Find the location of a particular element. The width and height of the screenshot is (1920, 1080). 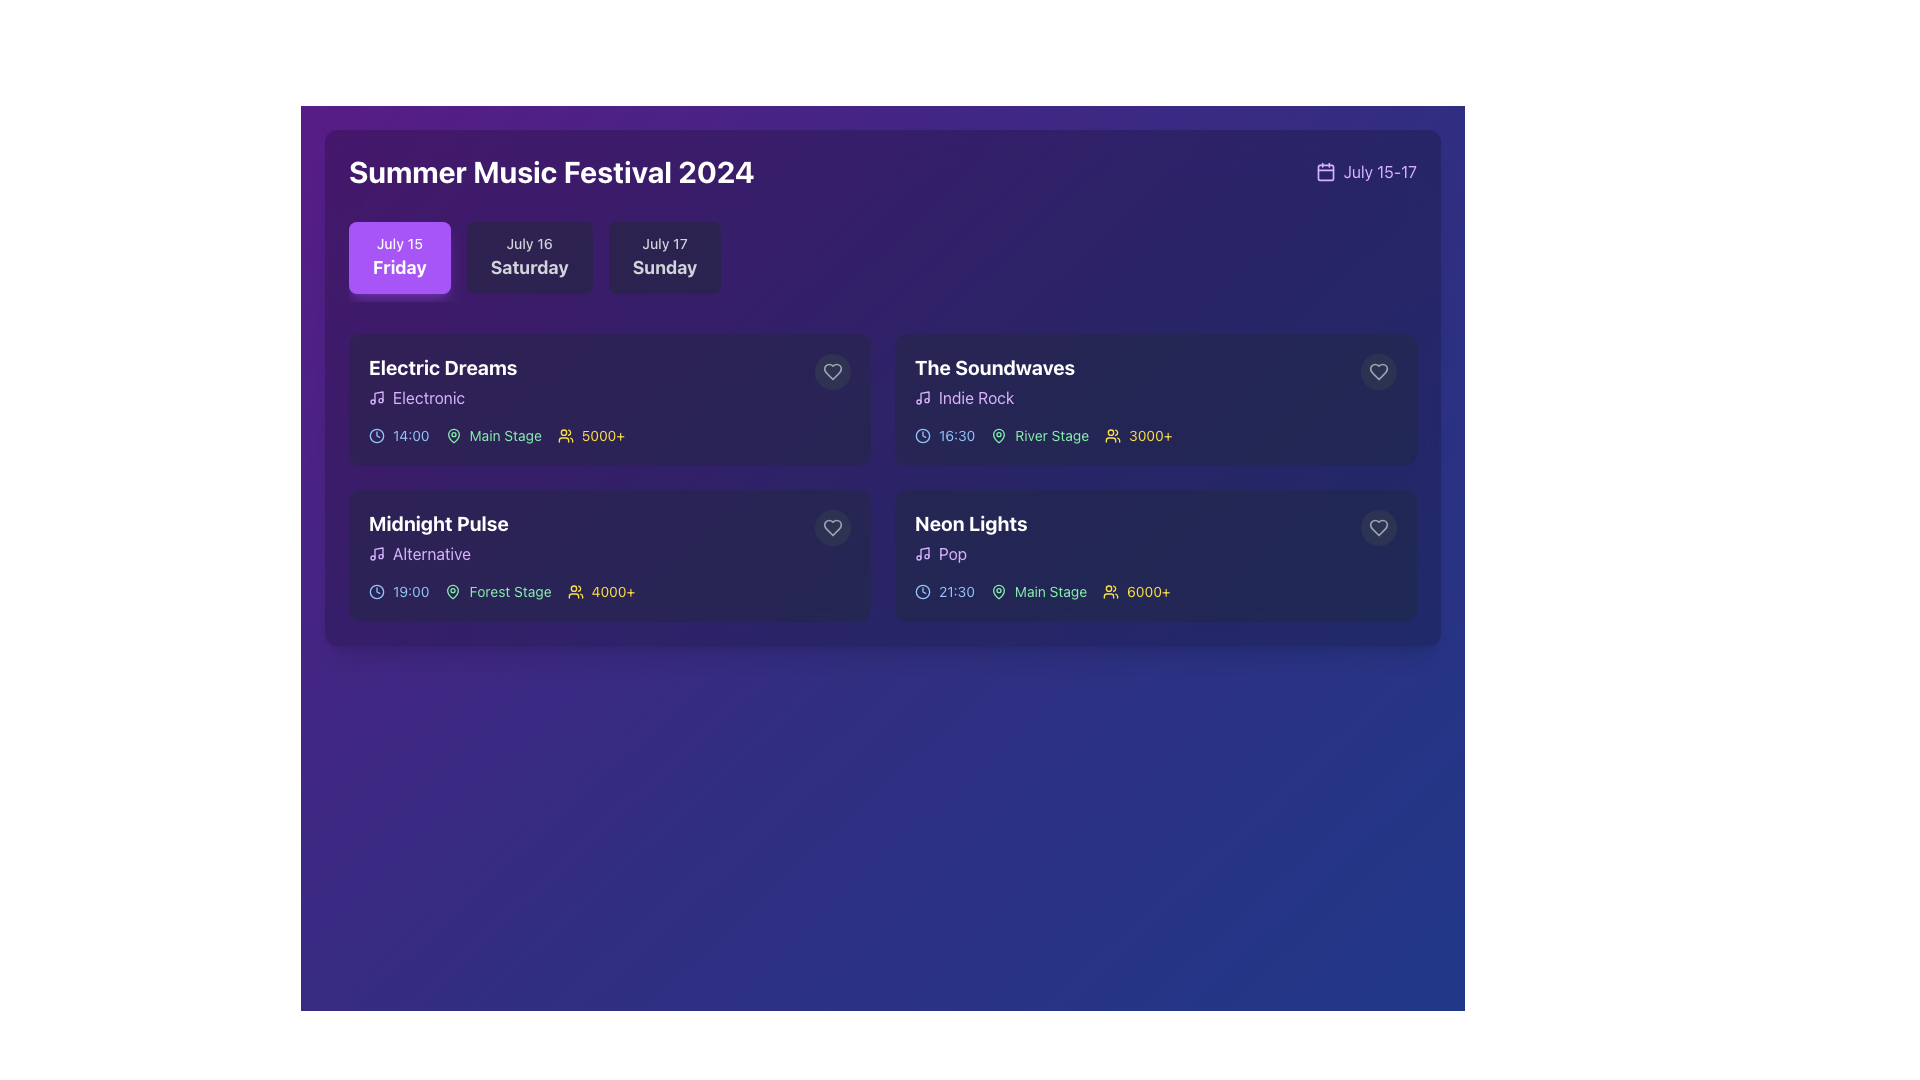

the yellow text label displaying '6000+' indicating attendee count, located in the bottom-right card labeled 'Neon Lights' in the schedule layout is located at coordinates (1148, 590).